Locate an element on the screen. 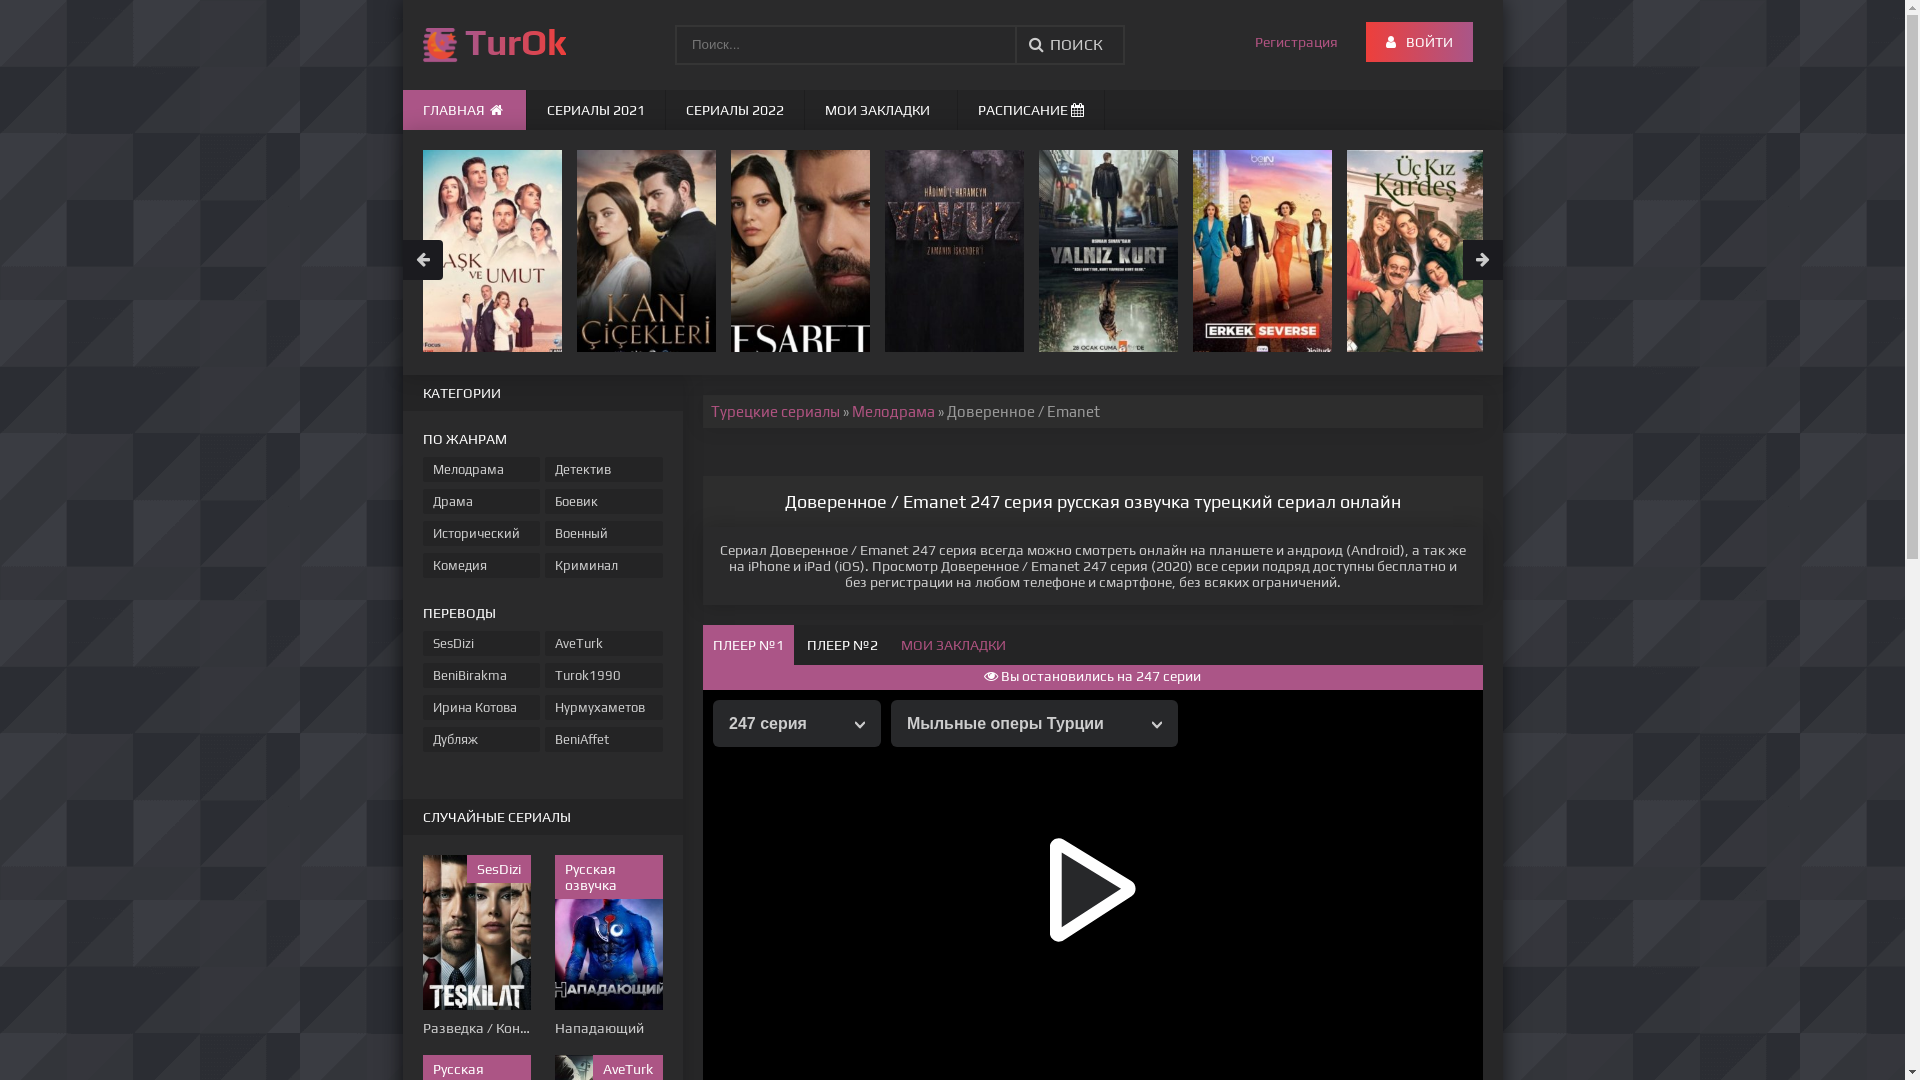 The height and width of the screenshot is (1080, 1920). 'TurOk' is located at coordinates (483, 45).